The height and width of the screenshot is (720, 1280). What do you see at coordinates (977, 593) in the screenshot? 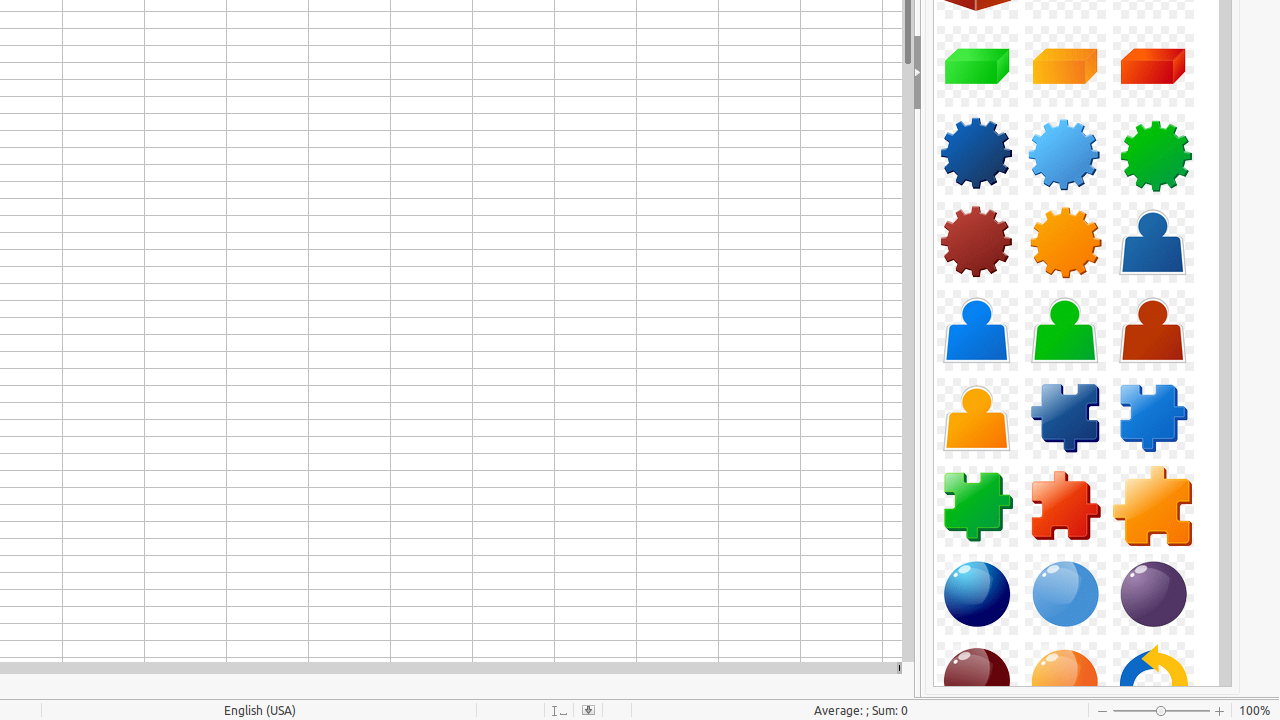
I see `'Component-Sphere01-DarkBlue'` at bounding box center [977, 593].